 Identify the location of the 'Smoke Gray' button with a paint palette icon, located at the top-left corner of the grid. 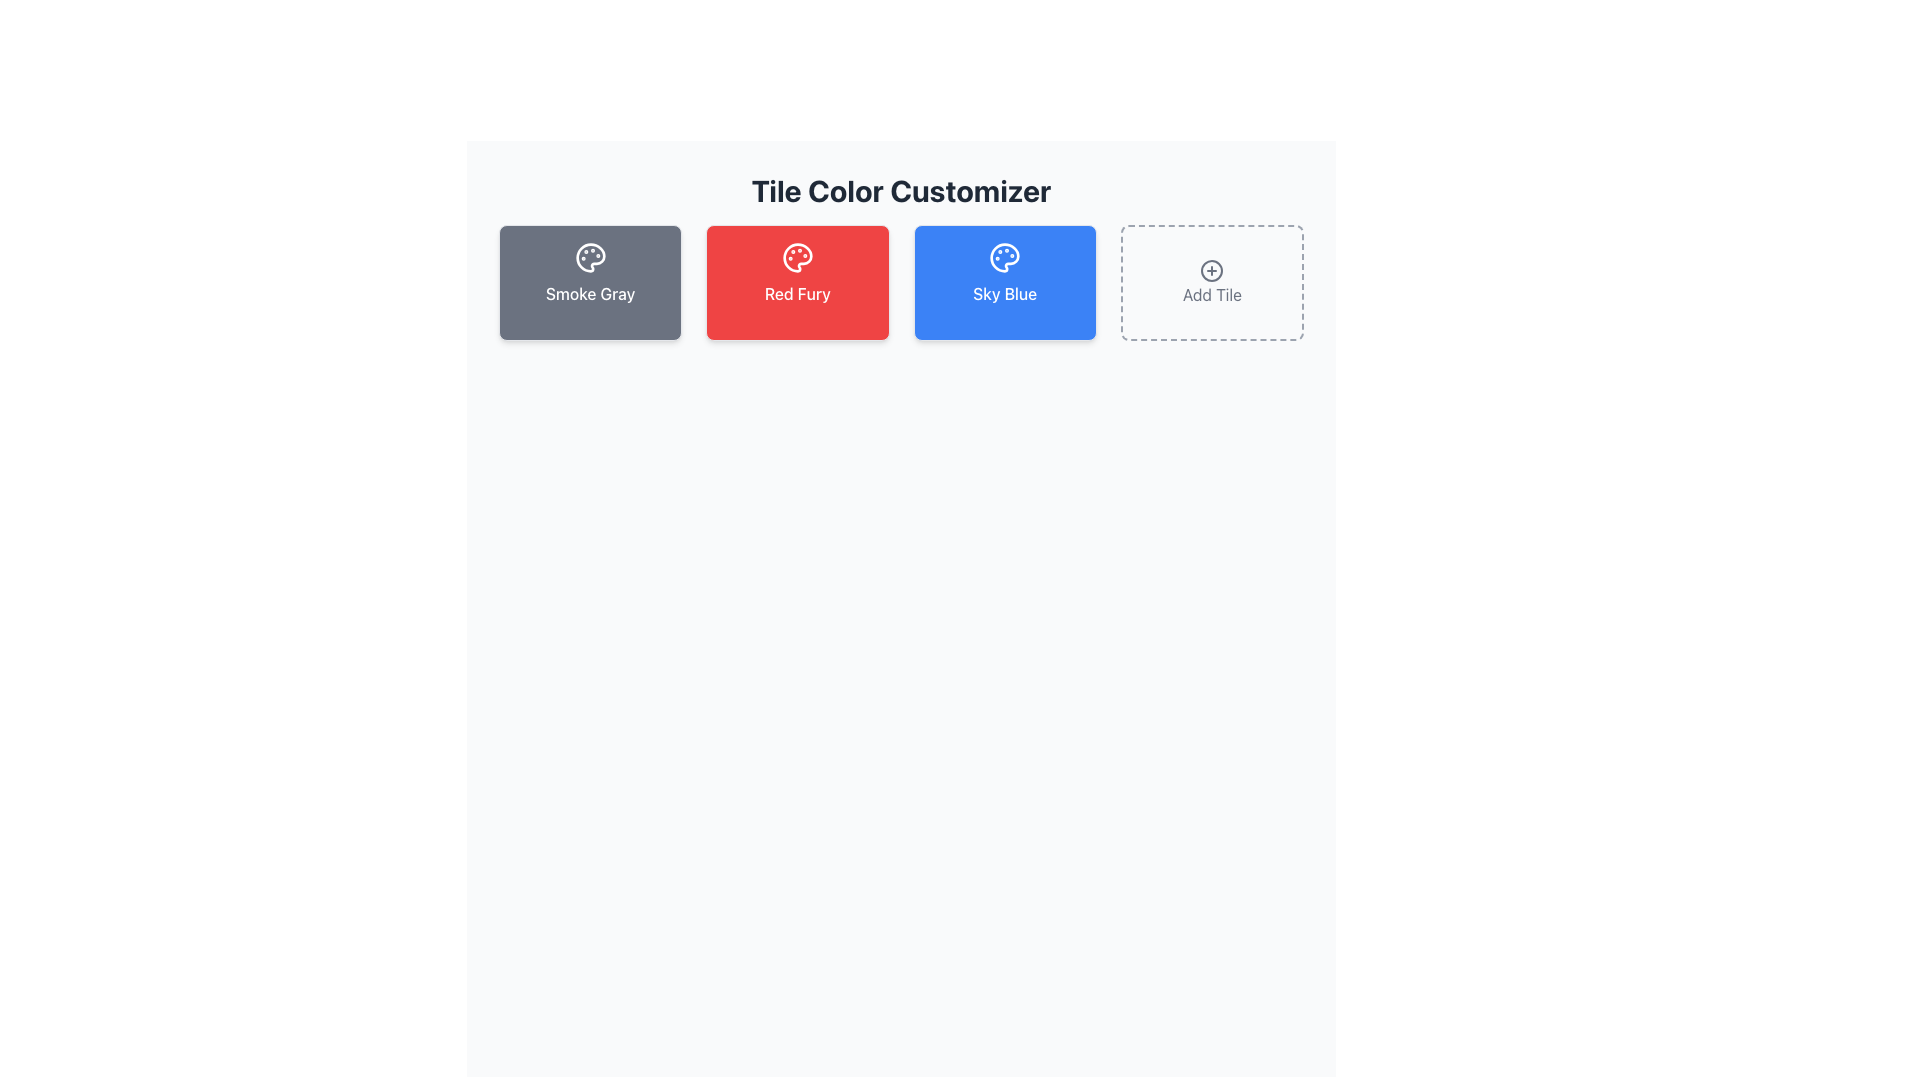
(589, 282).